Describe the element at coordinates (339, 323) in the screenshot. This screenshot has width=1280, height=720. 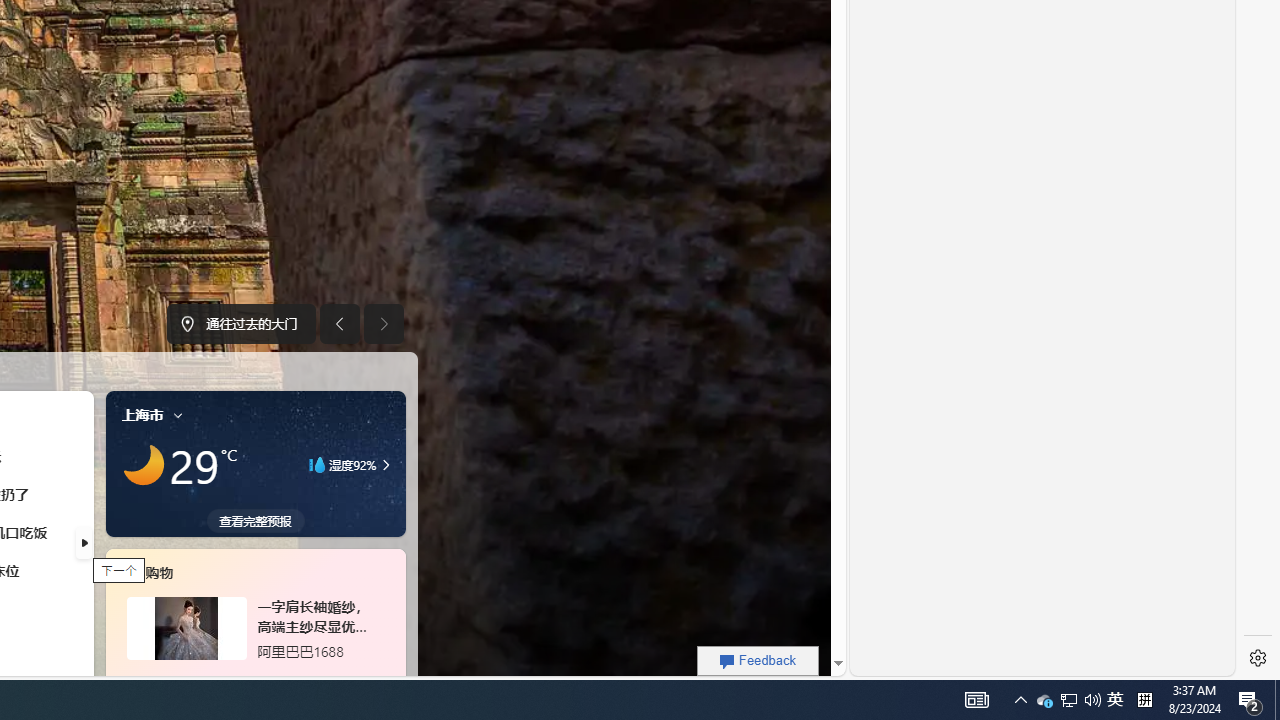
I see `'Previous image'` at that location.